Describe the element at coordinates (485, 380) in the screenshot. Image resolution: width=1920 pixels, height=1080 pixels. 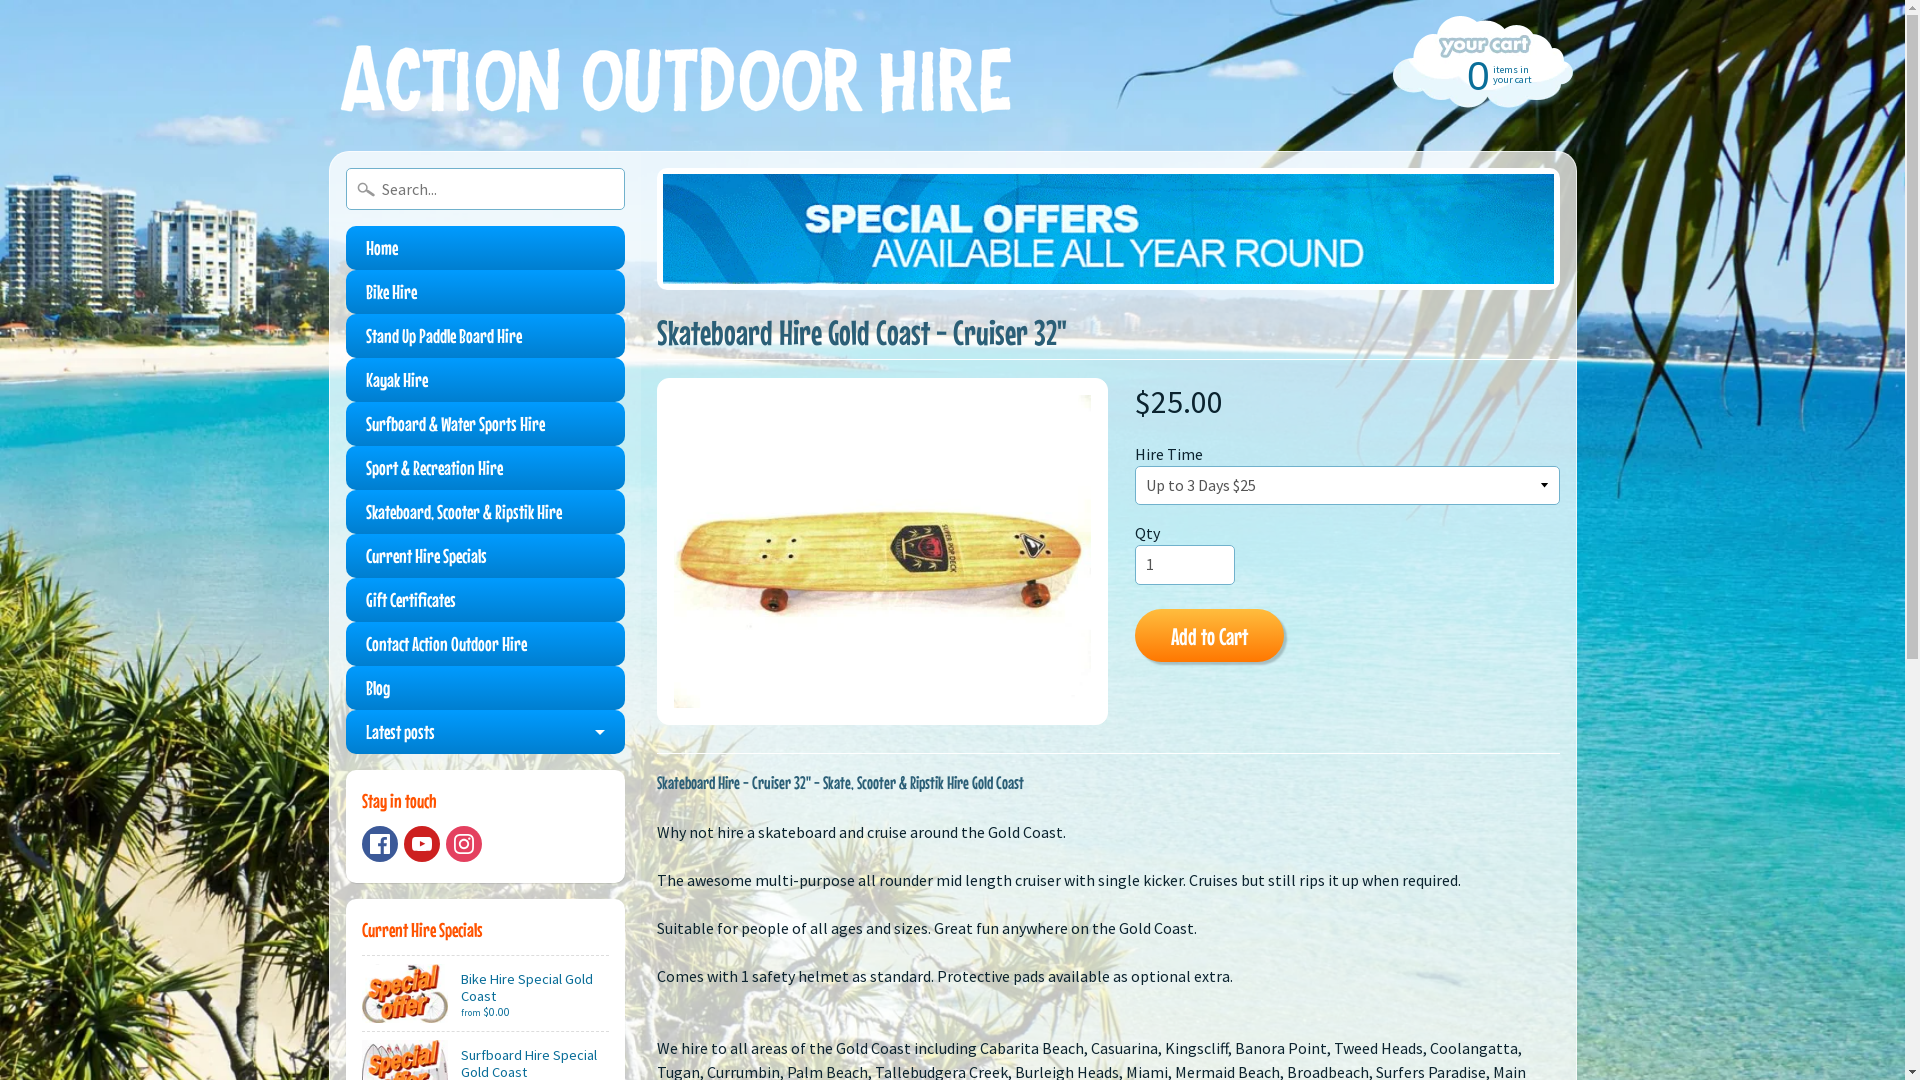
I see `'Kayak Hire'` at that location.